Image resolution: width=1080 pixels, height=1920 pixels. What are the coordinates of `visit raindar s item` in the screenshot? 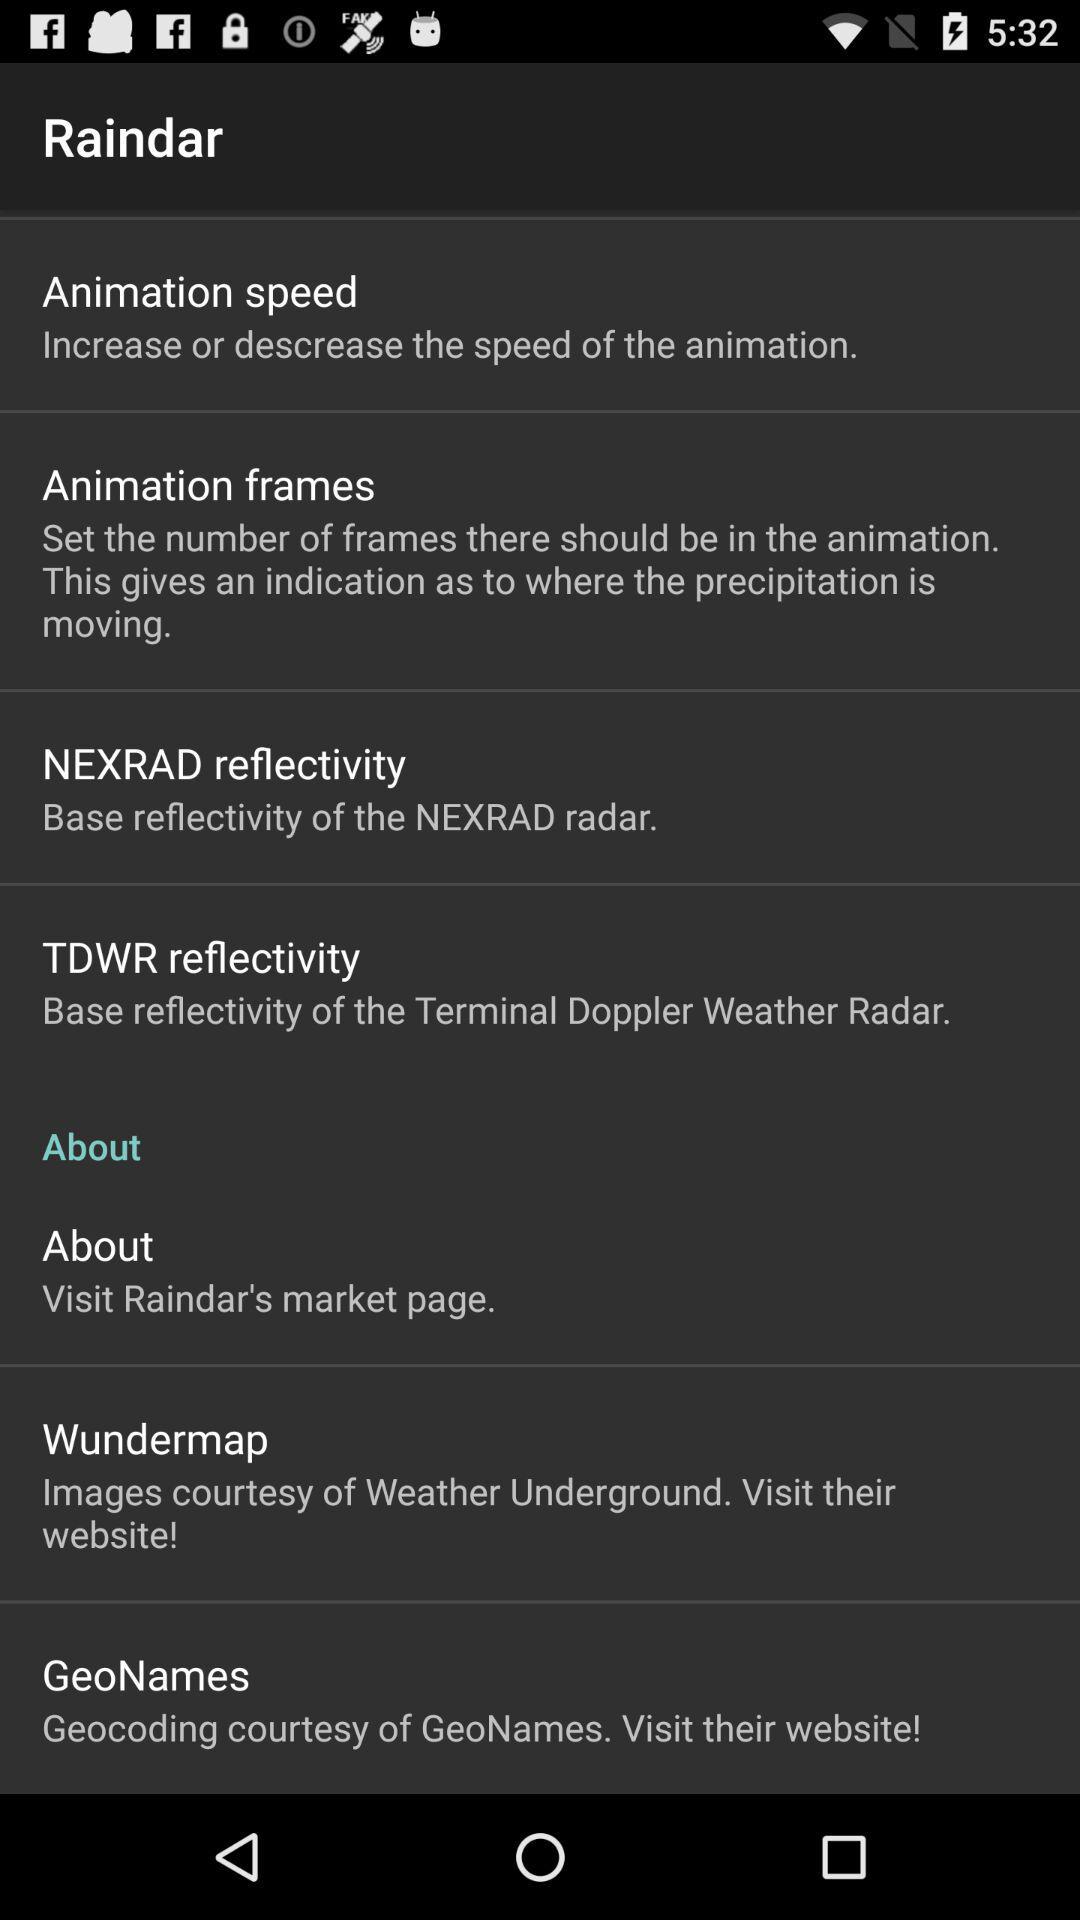 It's located at (268, 1297).